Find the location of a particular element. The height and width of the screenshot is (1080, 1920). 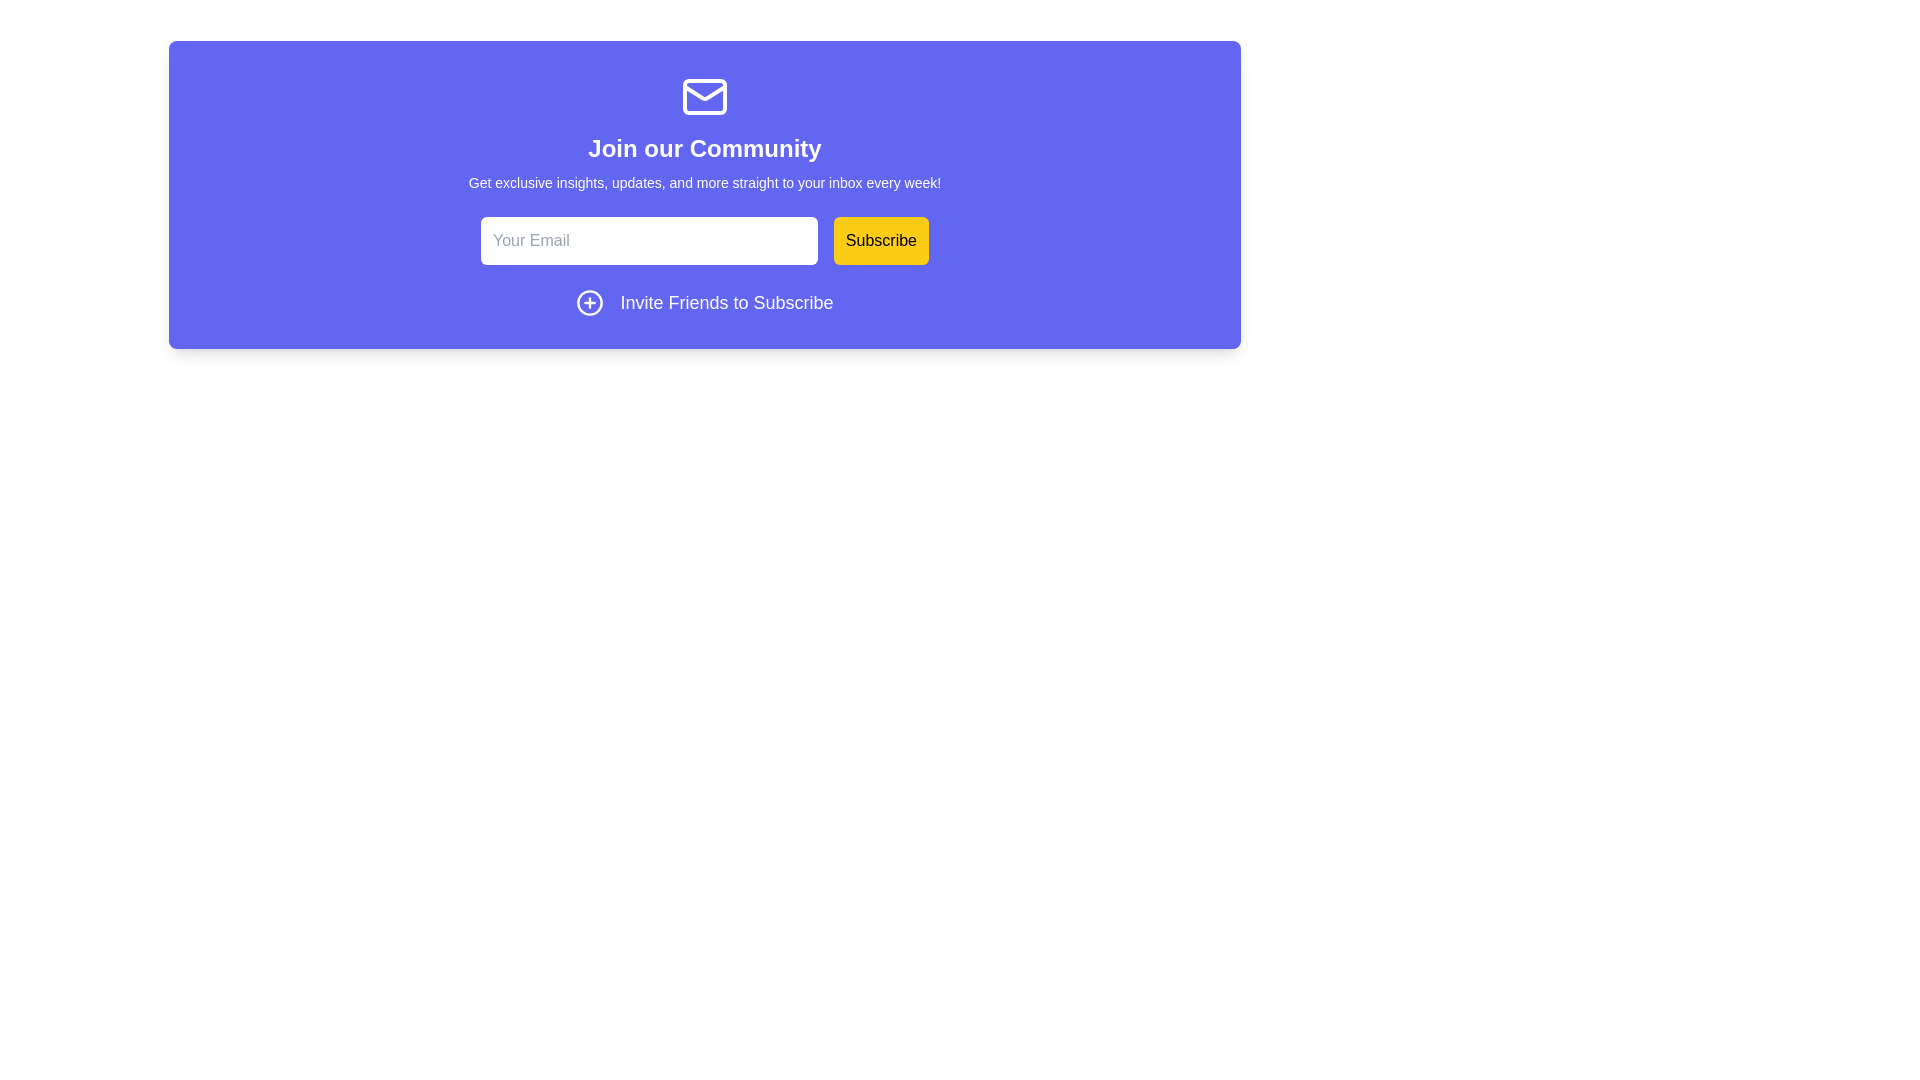

the text element reading 'Get exclusive insights, updates, and more straight to your inbox every week!' which is positioned below the 'Join our Community' text and above the email input field is located at coordinates (705, 182).